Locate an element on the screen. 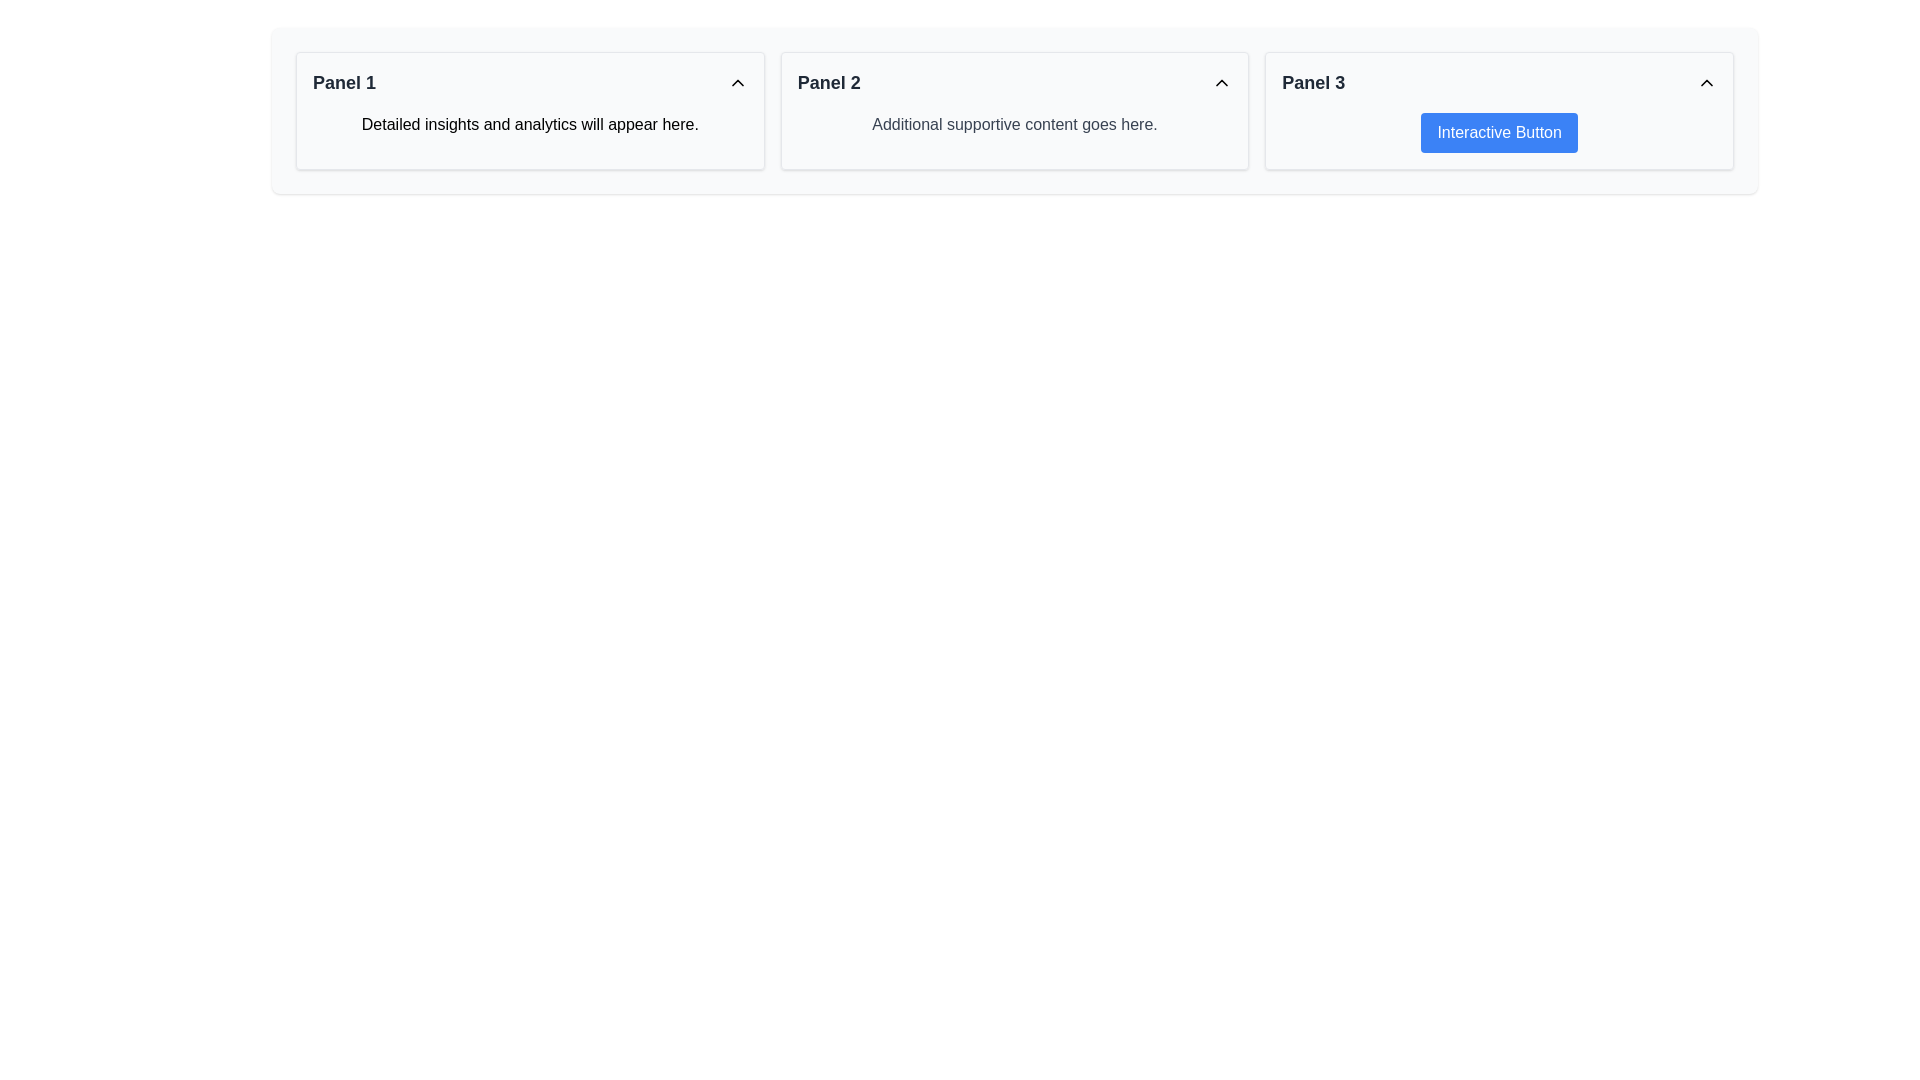  the upward-pointing chevron icon located on the right side of the header in 'Panel 1' is located at coordinates (736, 82).